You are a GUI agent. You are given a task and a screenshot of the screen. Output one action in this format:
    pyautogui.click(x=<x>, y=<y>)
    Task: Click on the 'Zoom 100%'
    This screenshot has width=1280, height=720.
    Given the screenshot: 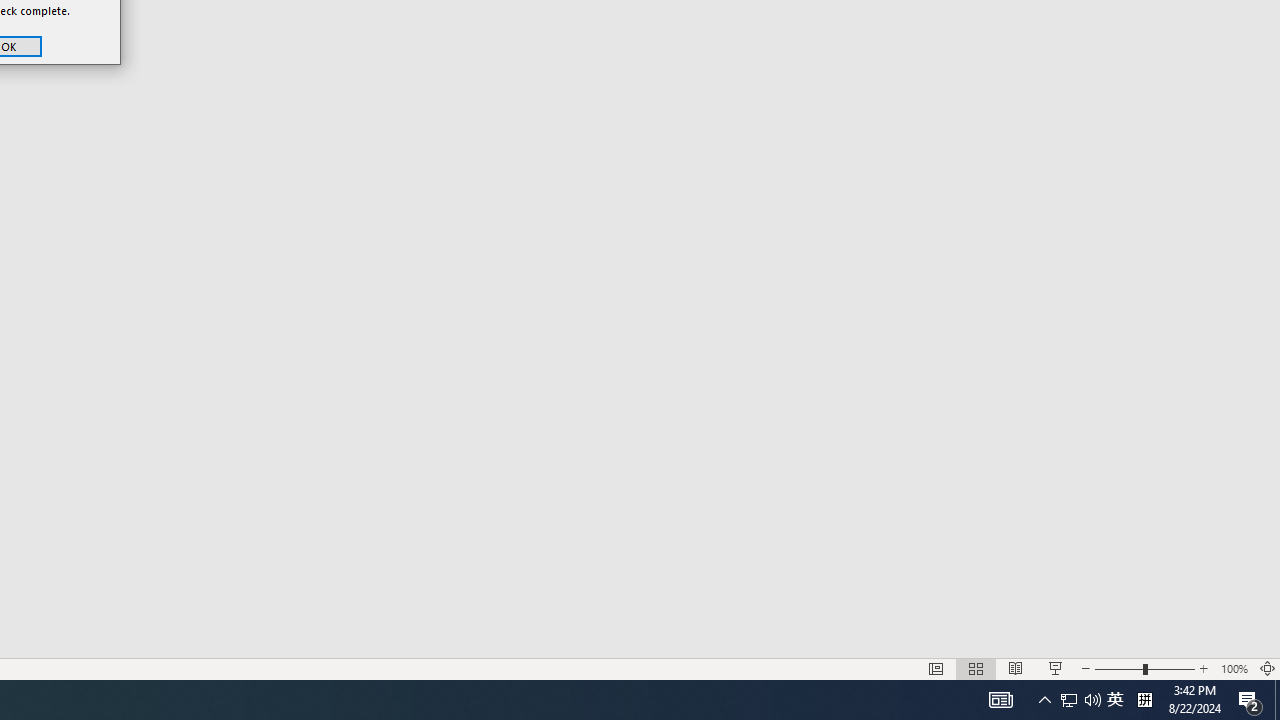 What is the action you would take?
    pyautogui.click(x=1233, y=669)
    